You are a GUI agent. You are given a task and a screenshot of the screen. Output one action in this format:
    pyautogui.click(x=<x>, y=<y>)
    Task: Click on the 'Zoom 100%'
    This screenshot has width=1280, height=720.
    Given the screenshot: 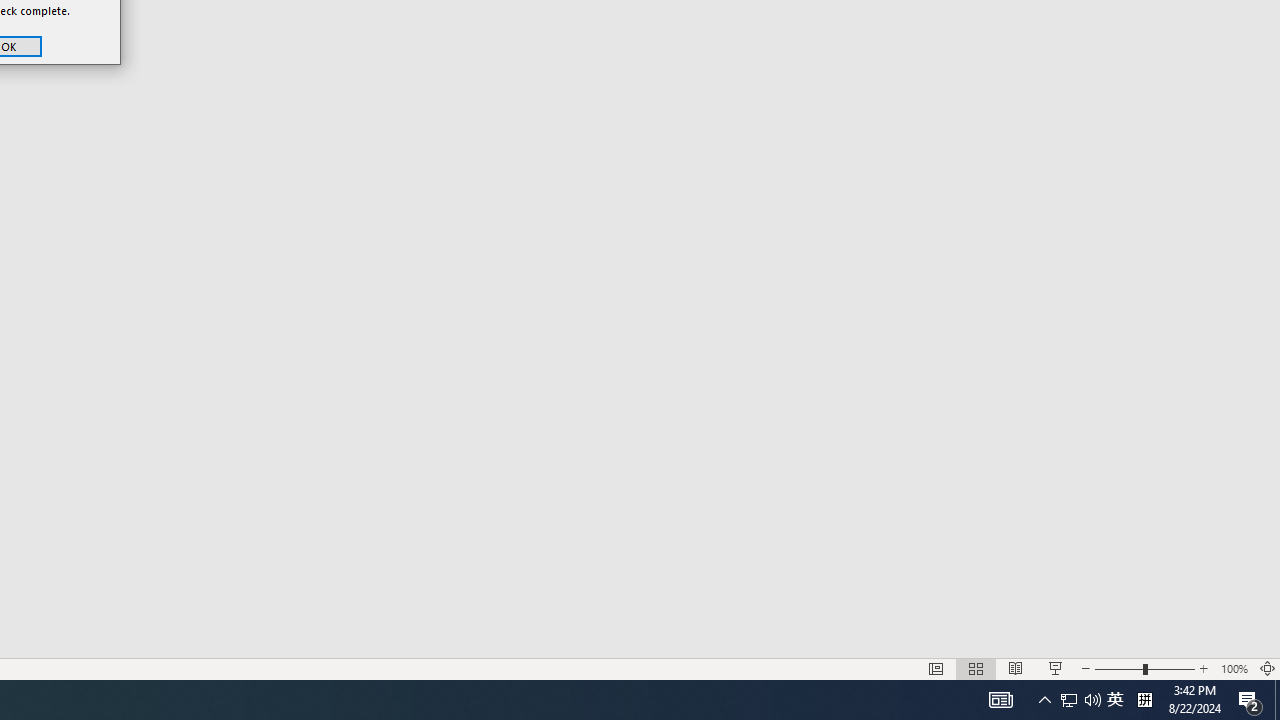 What is the action you would take?
    pyautogui.click(x=1233, y=669)
    